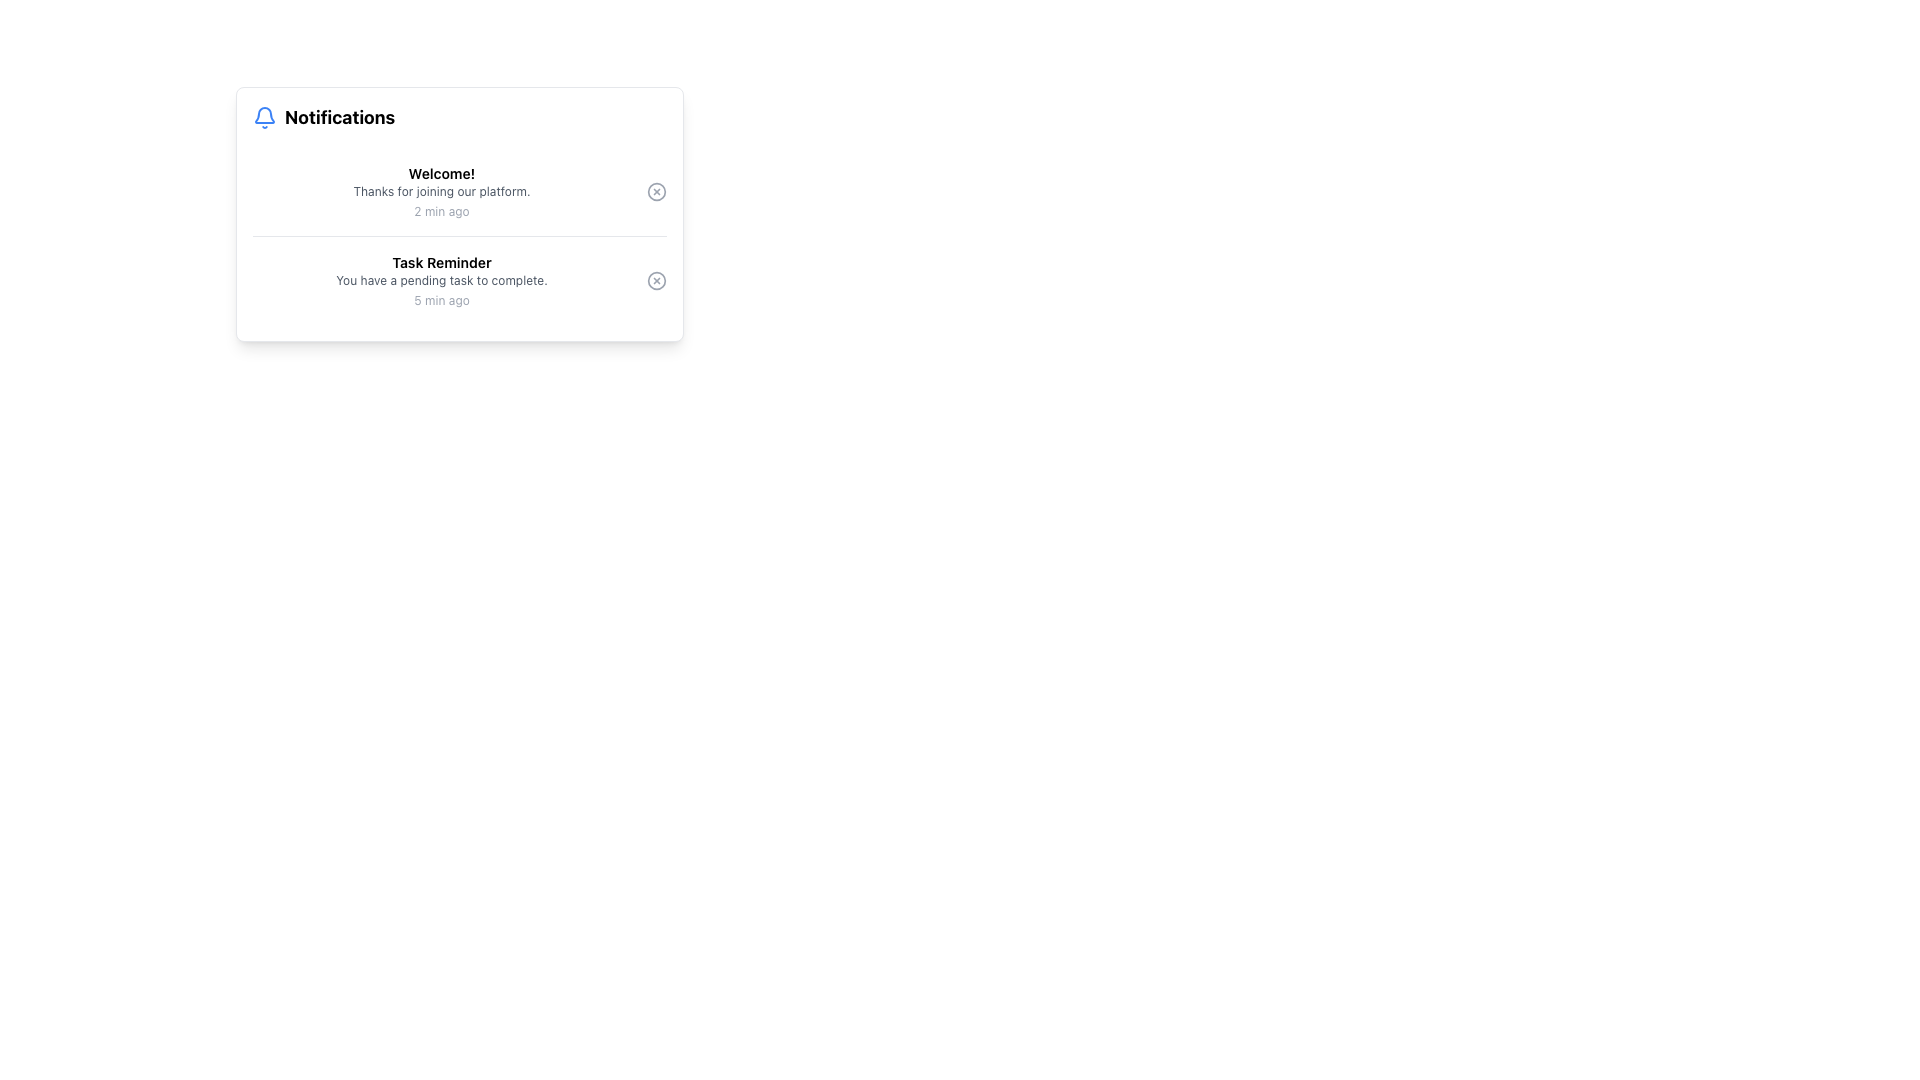  I want to click on the text label located at the center of the notification card, which serves as the heading for the notification message, so click(440, 261).